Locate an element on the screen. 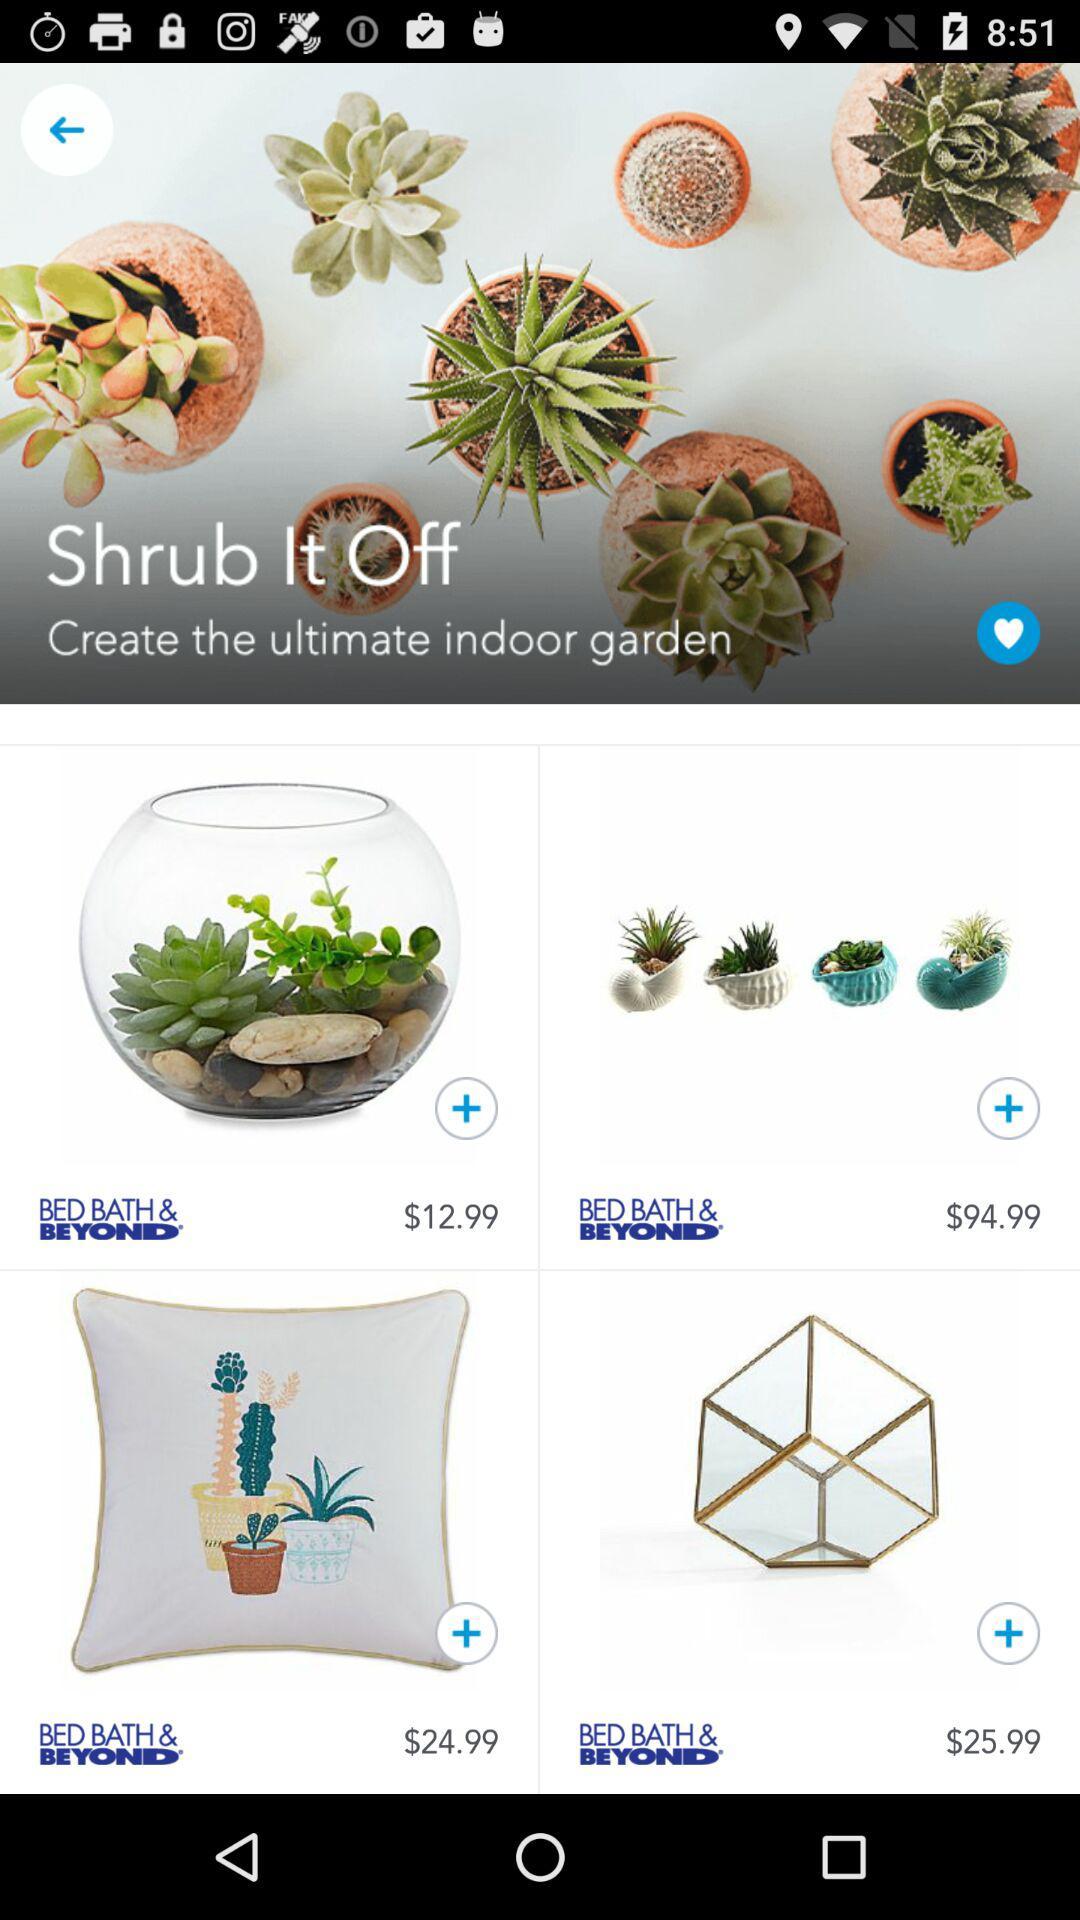 Image resolution: width=1080 pixels, height=1920 pixels. check bed bath beyond category is located at coordinates (111, 1218).